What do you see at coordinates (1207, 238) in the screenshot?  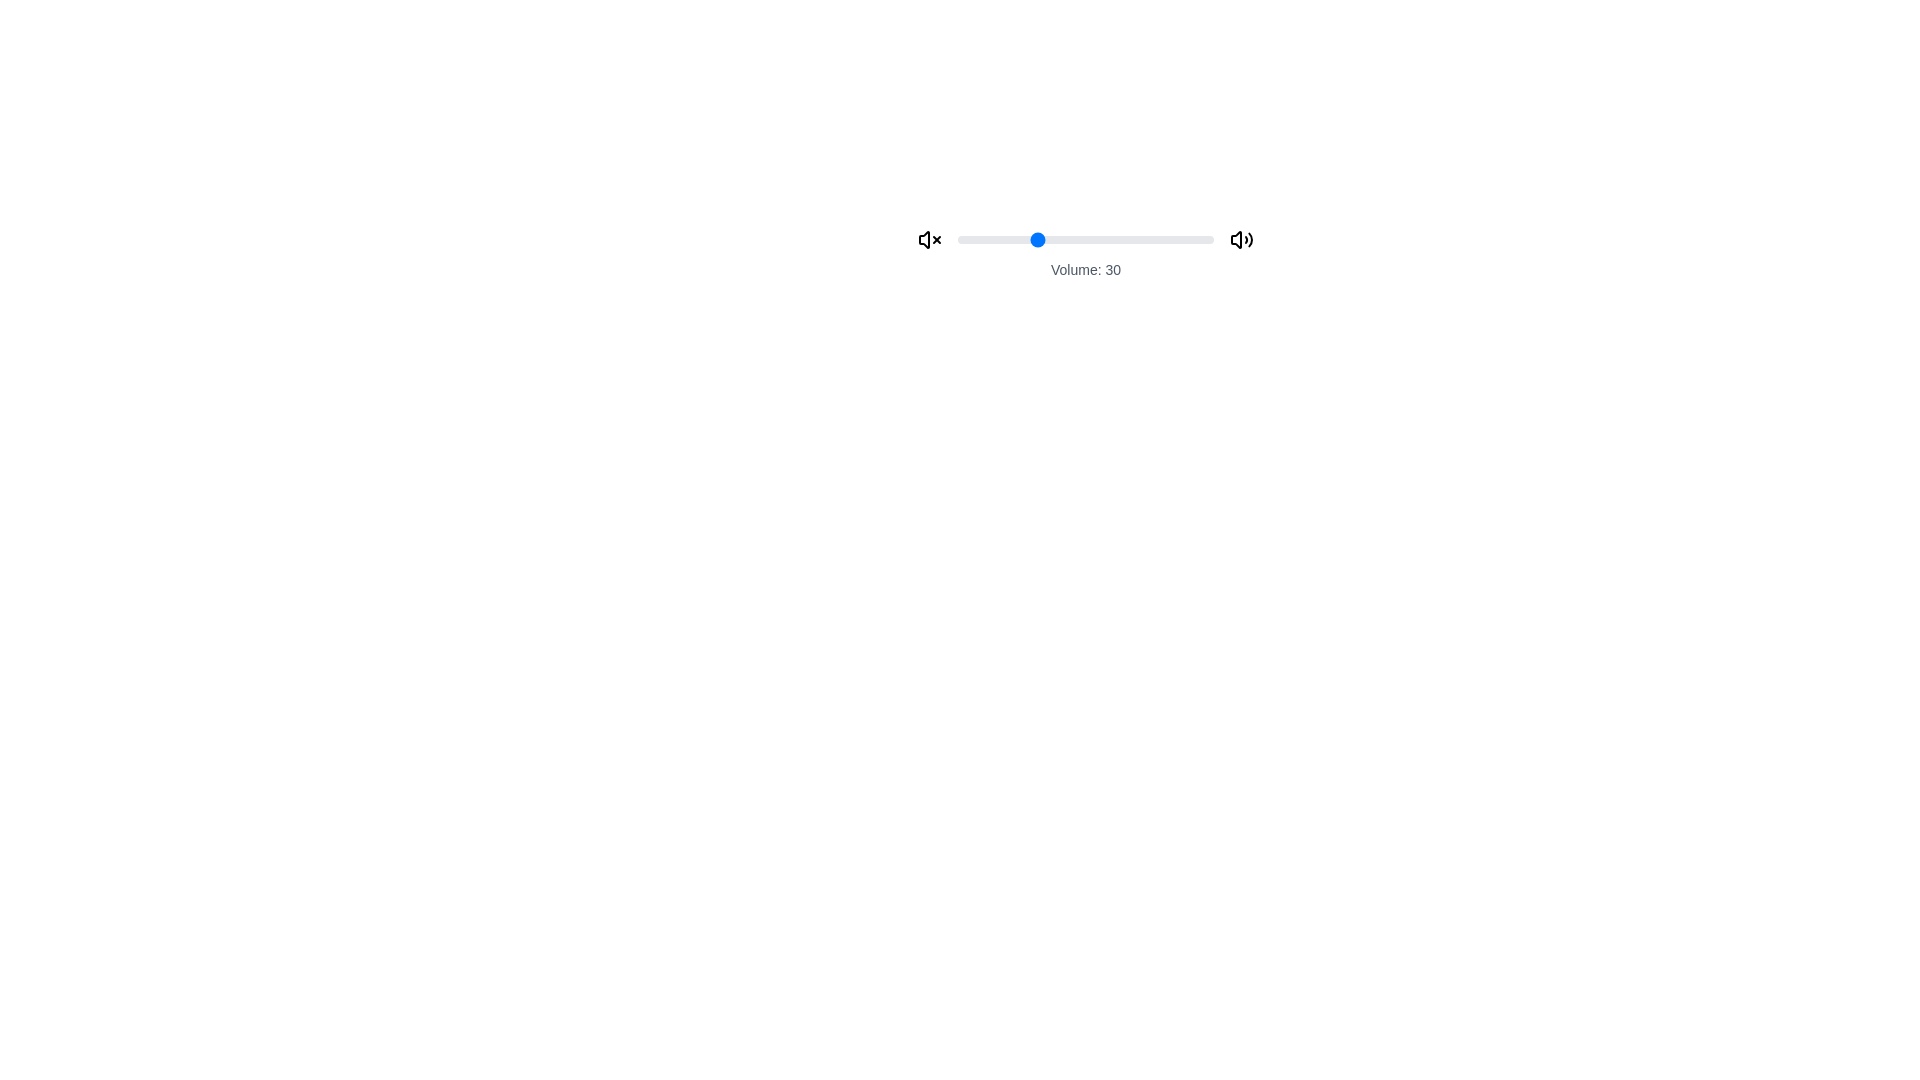 I see `the slider to set the volume to 98` at bounding box center [1207, 238].